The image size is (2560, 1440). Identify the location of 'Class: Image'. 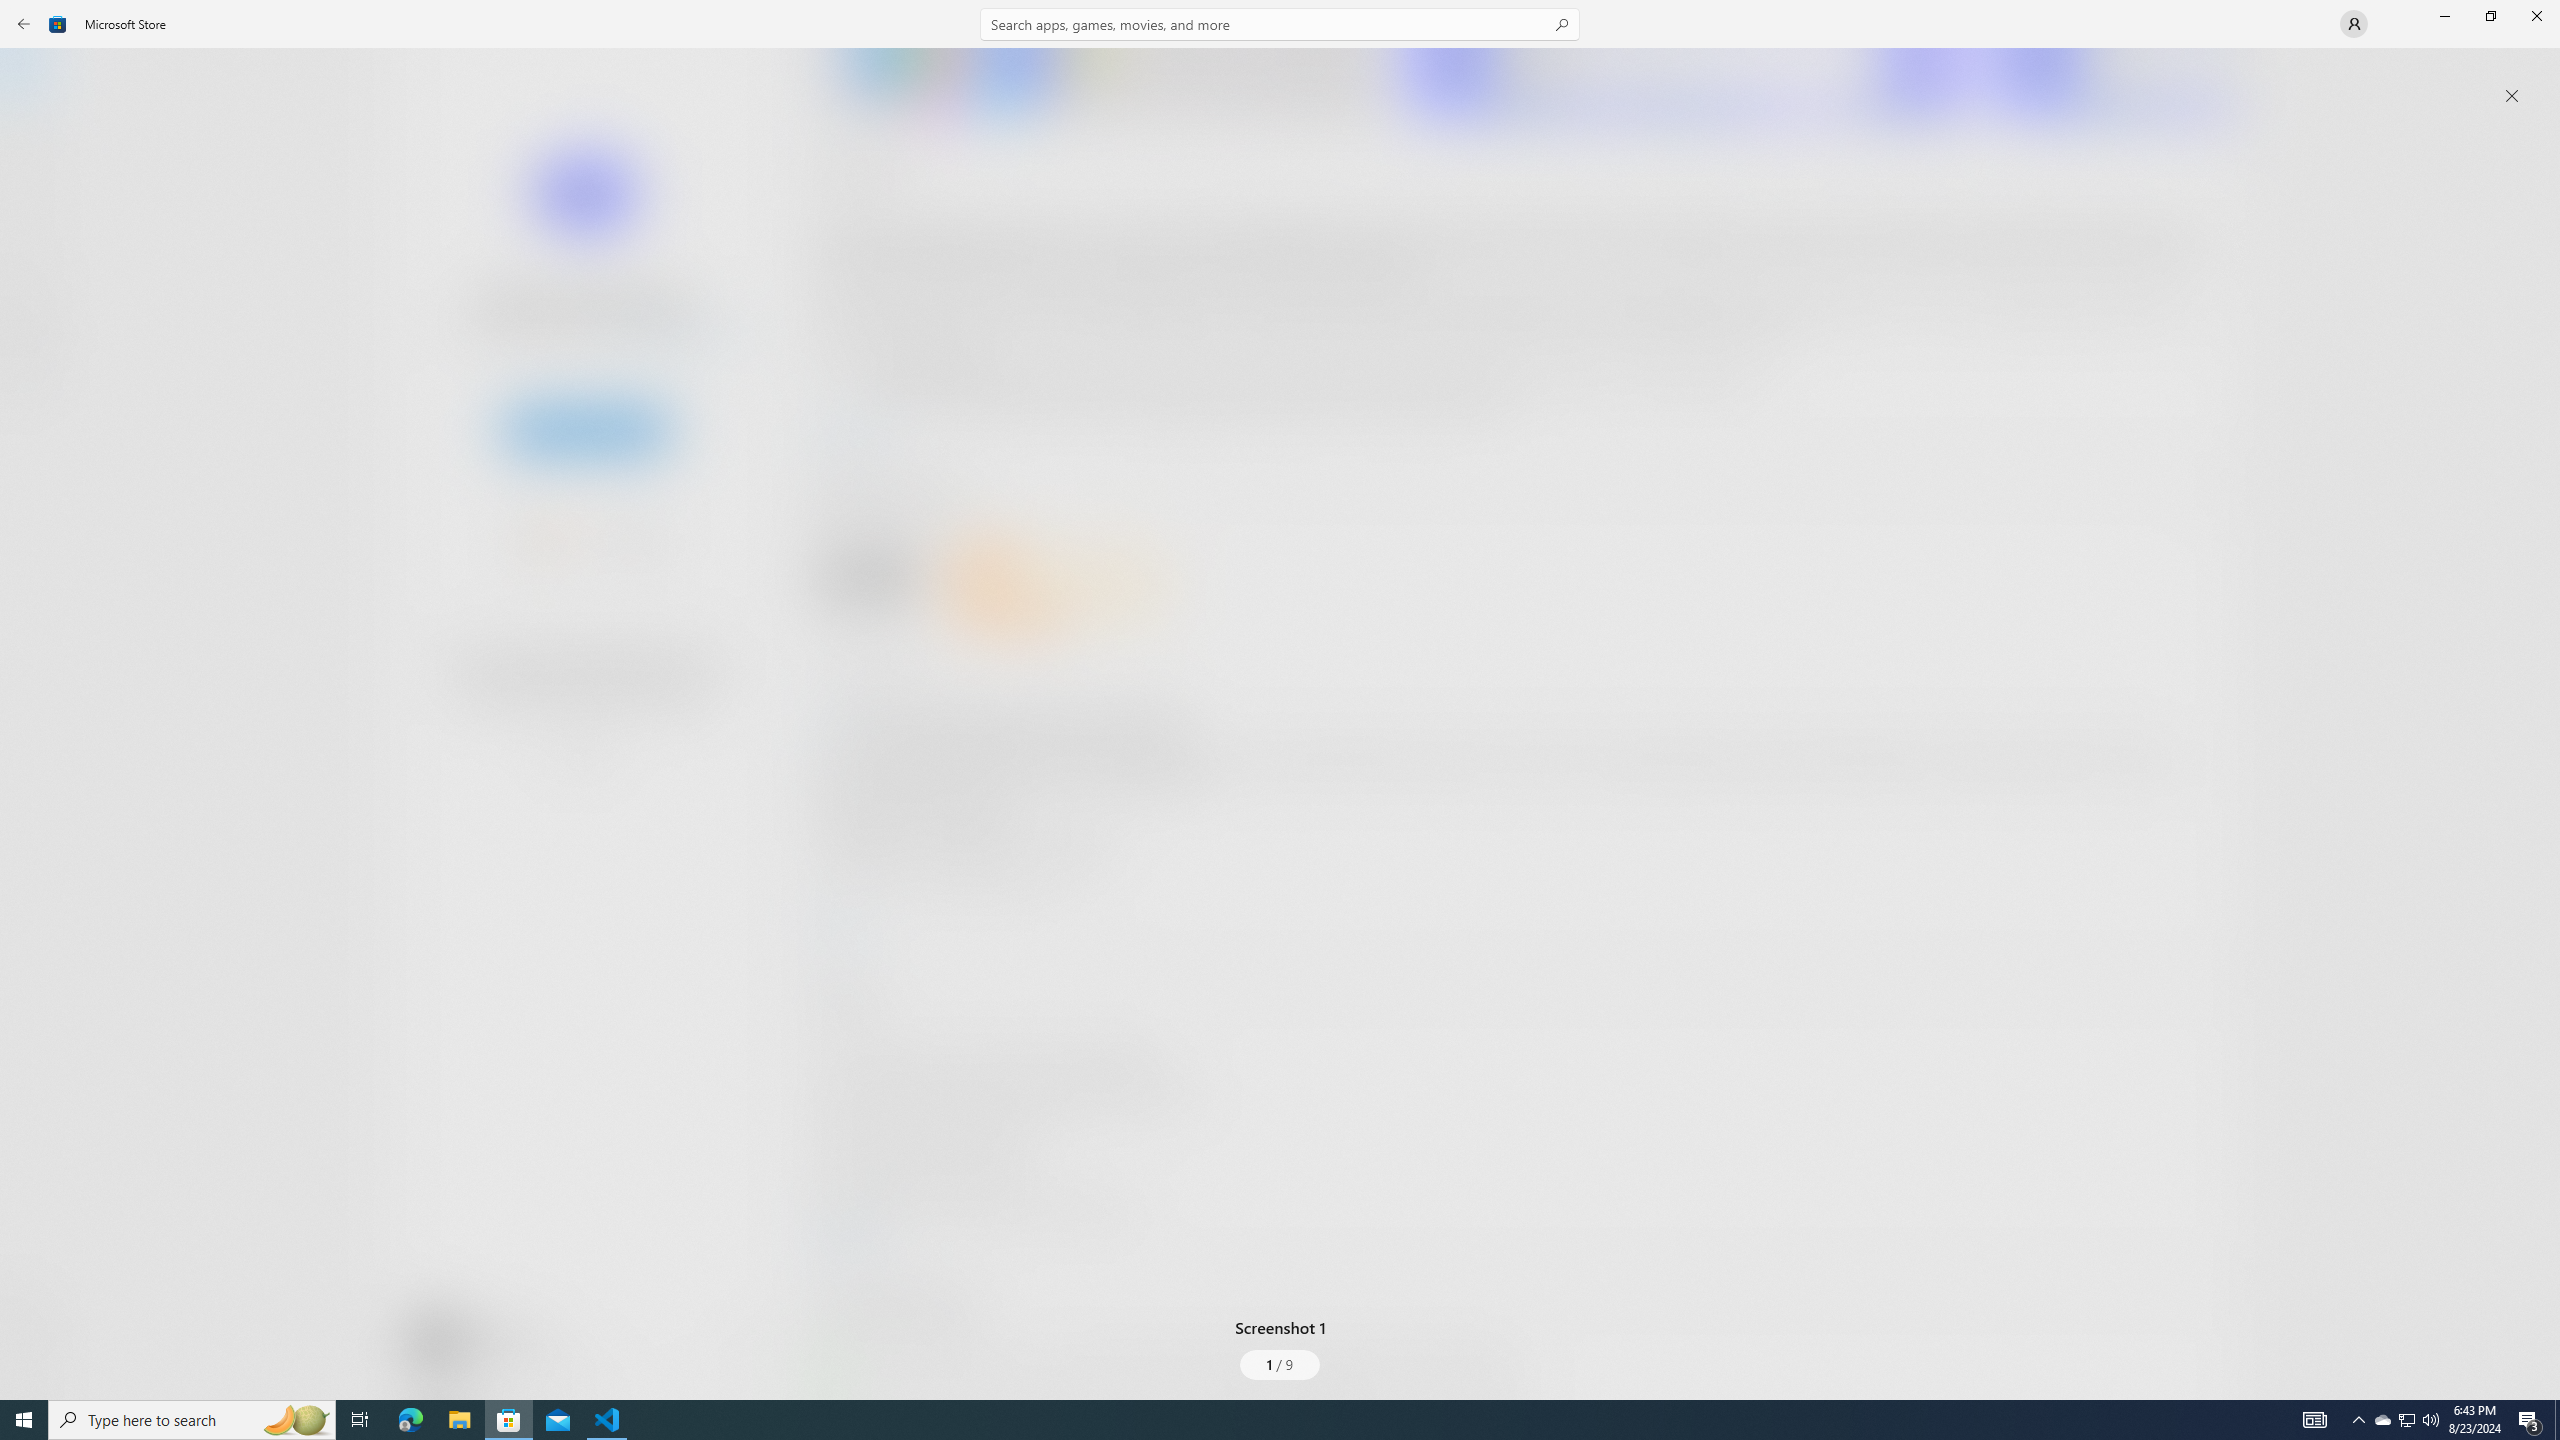
(57, 22).